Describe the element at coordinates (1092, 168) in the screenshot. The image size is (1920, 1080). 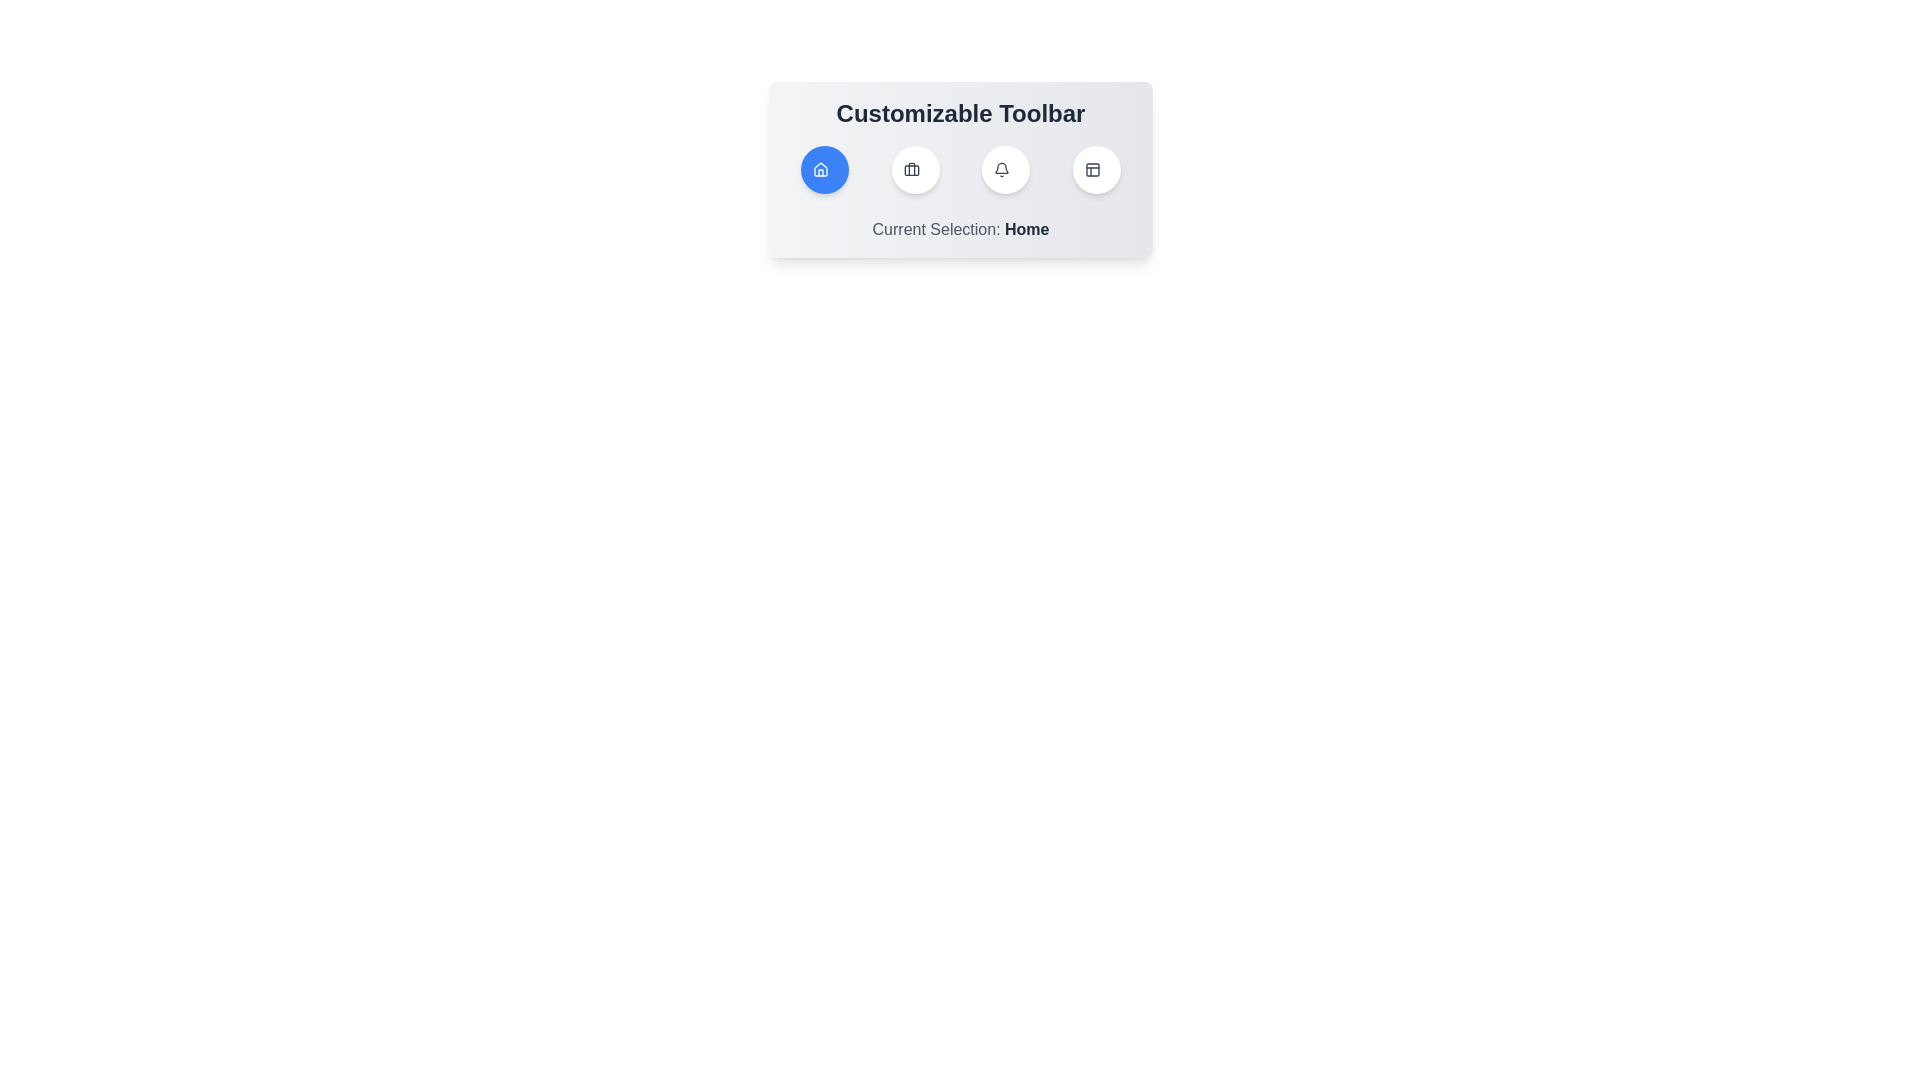
I see `the small rectangle with rounded corners located within the fourth icon from the left in the toolbar containing four circular buttons` at that location.